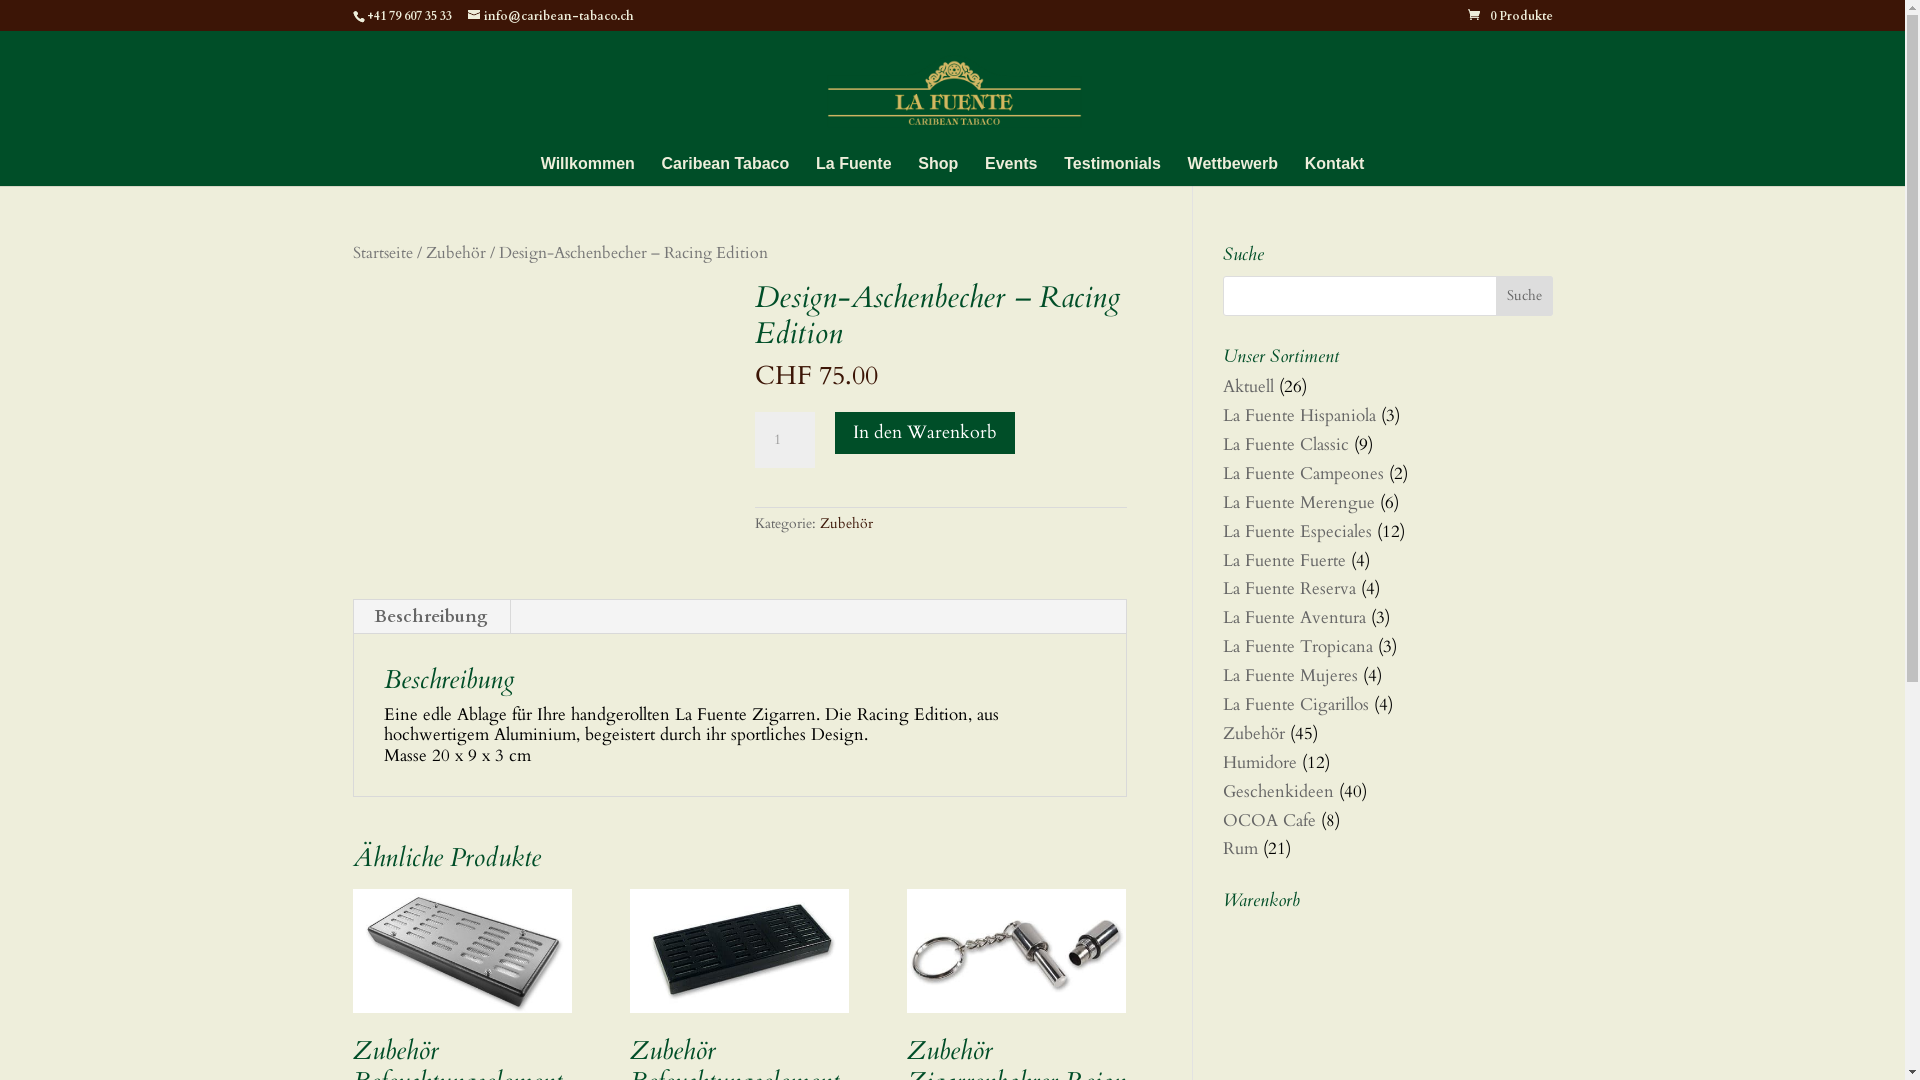  I want to click on 'OCOA Cafe', so click(1267, 820).